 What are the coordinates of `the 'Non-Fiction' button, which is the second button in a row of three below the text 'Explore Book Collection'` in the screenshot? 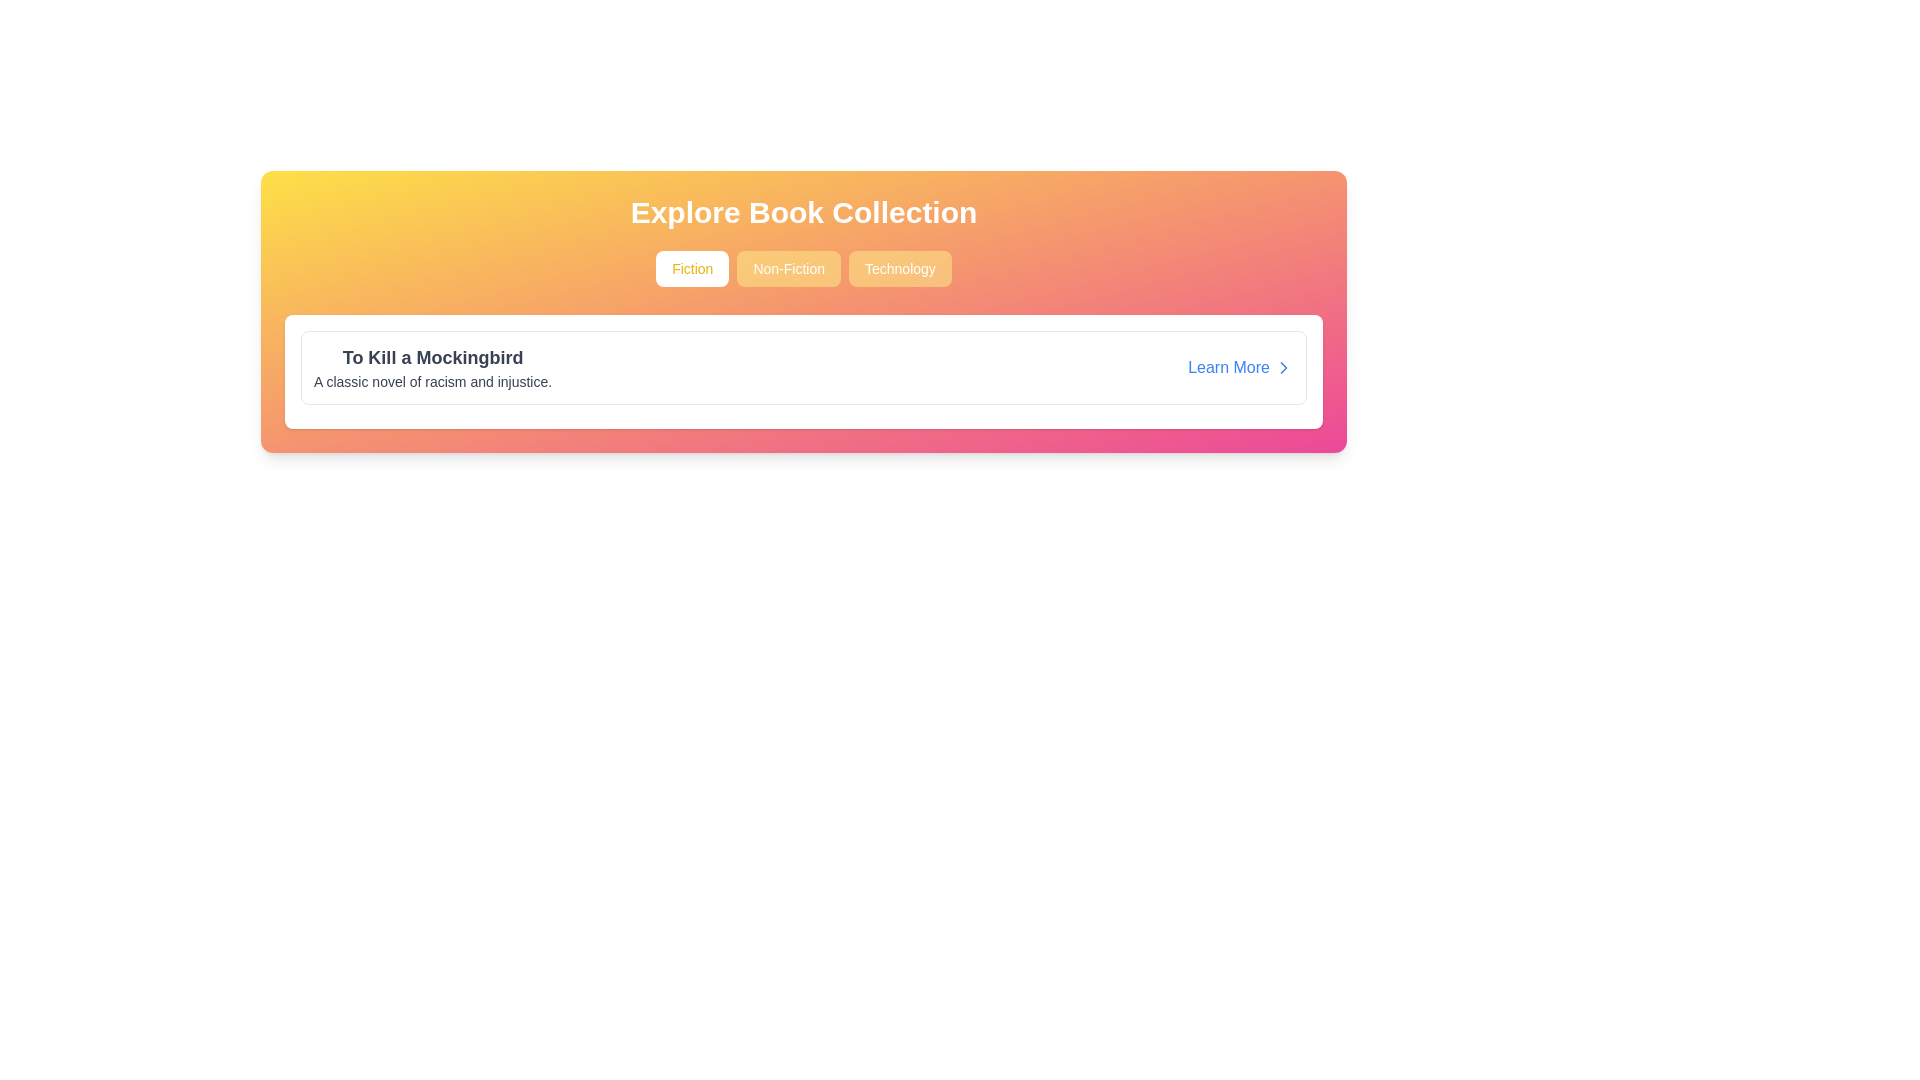 It's located at (804, 268).